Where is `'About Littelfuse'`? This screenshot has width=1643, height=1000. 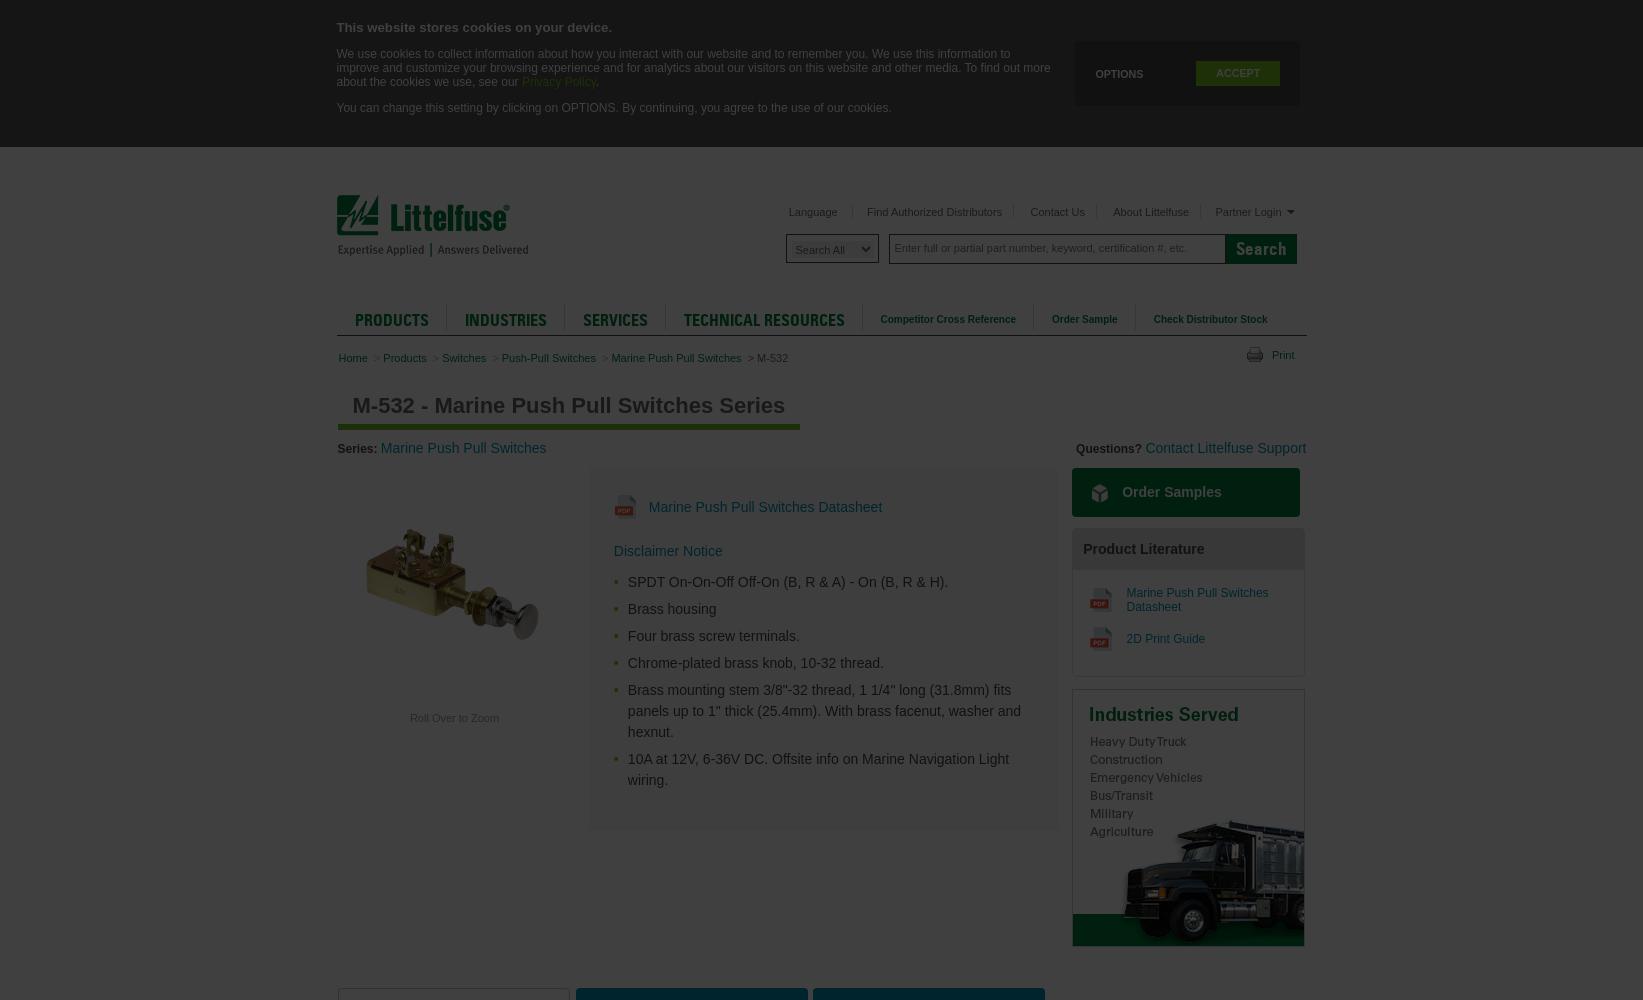 'About Littelfuse' is located at coordinates (1150, 211).